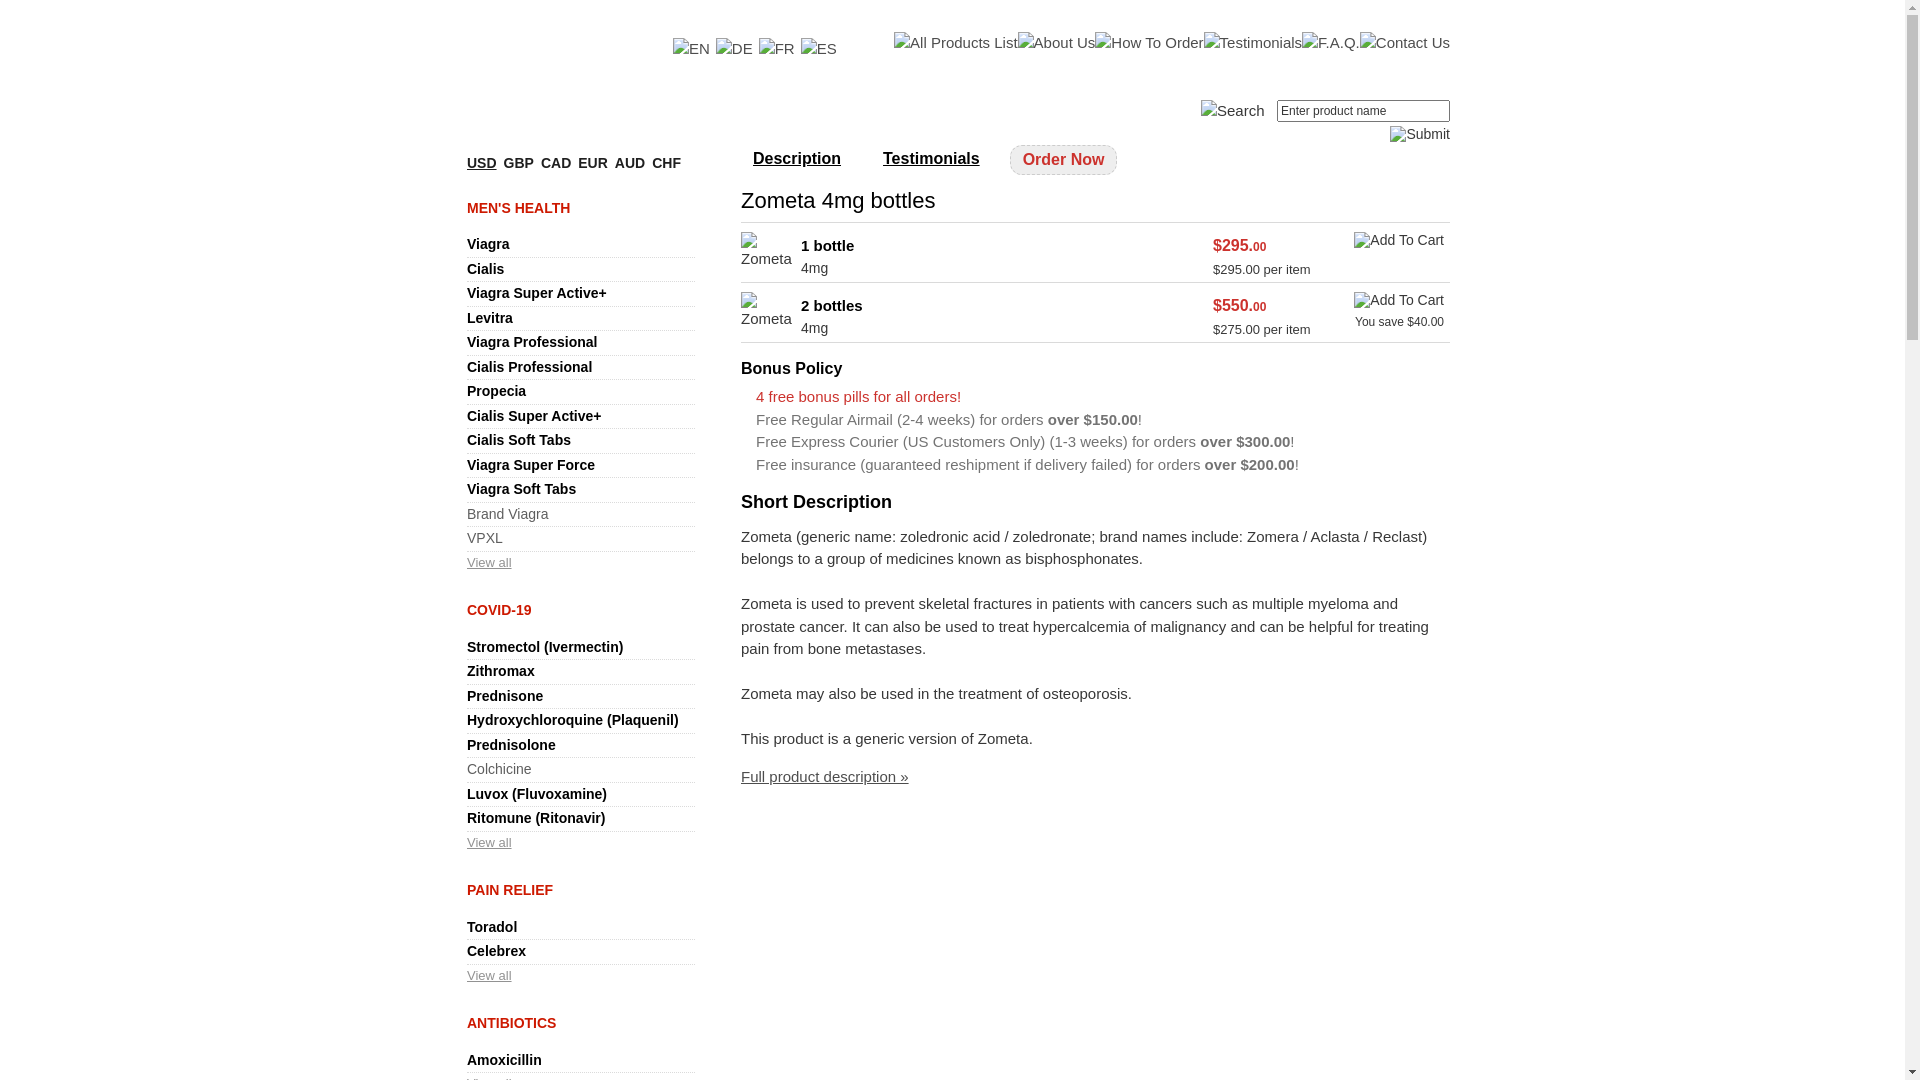 The width and height of the screenshot is (1920, 1080). I want to click on 'PAIN RELIEF', so click(509, 889).